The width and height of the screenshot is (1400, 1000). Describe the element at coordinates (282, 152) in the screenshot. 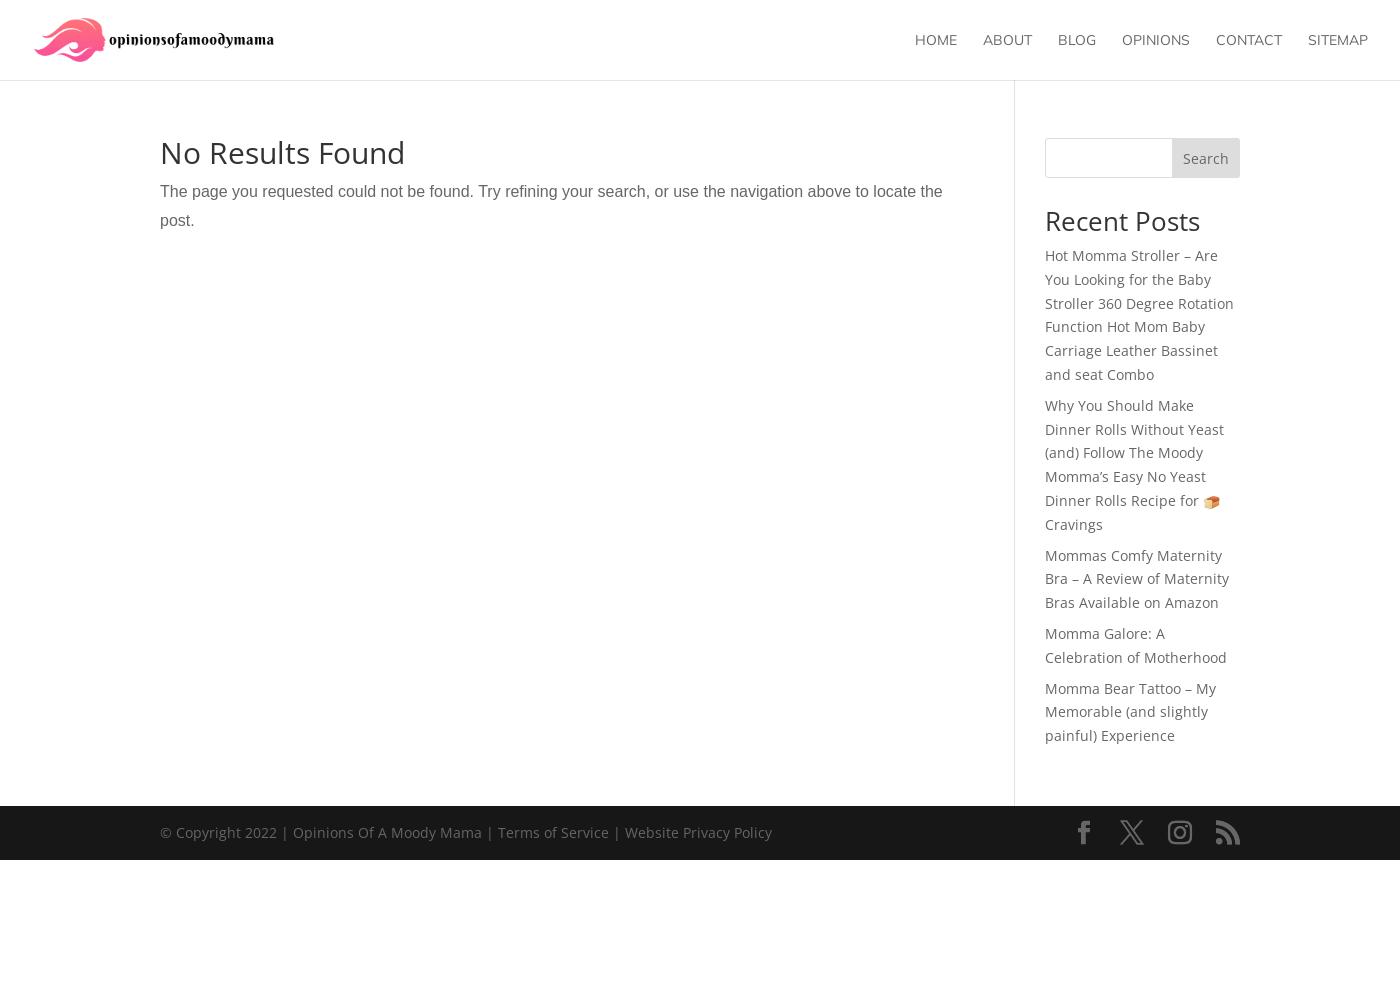

I see `'No Results Found'` at that location.